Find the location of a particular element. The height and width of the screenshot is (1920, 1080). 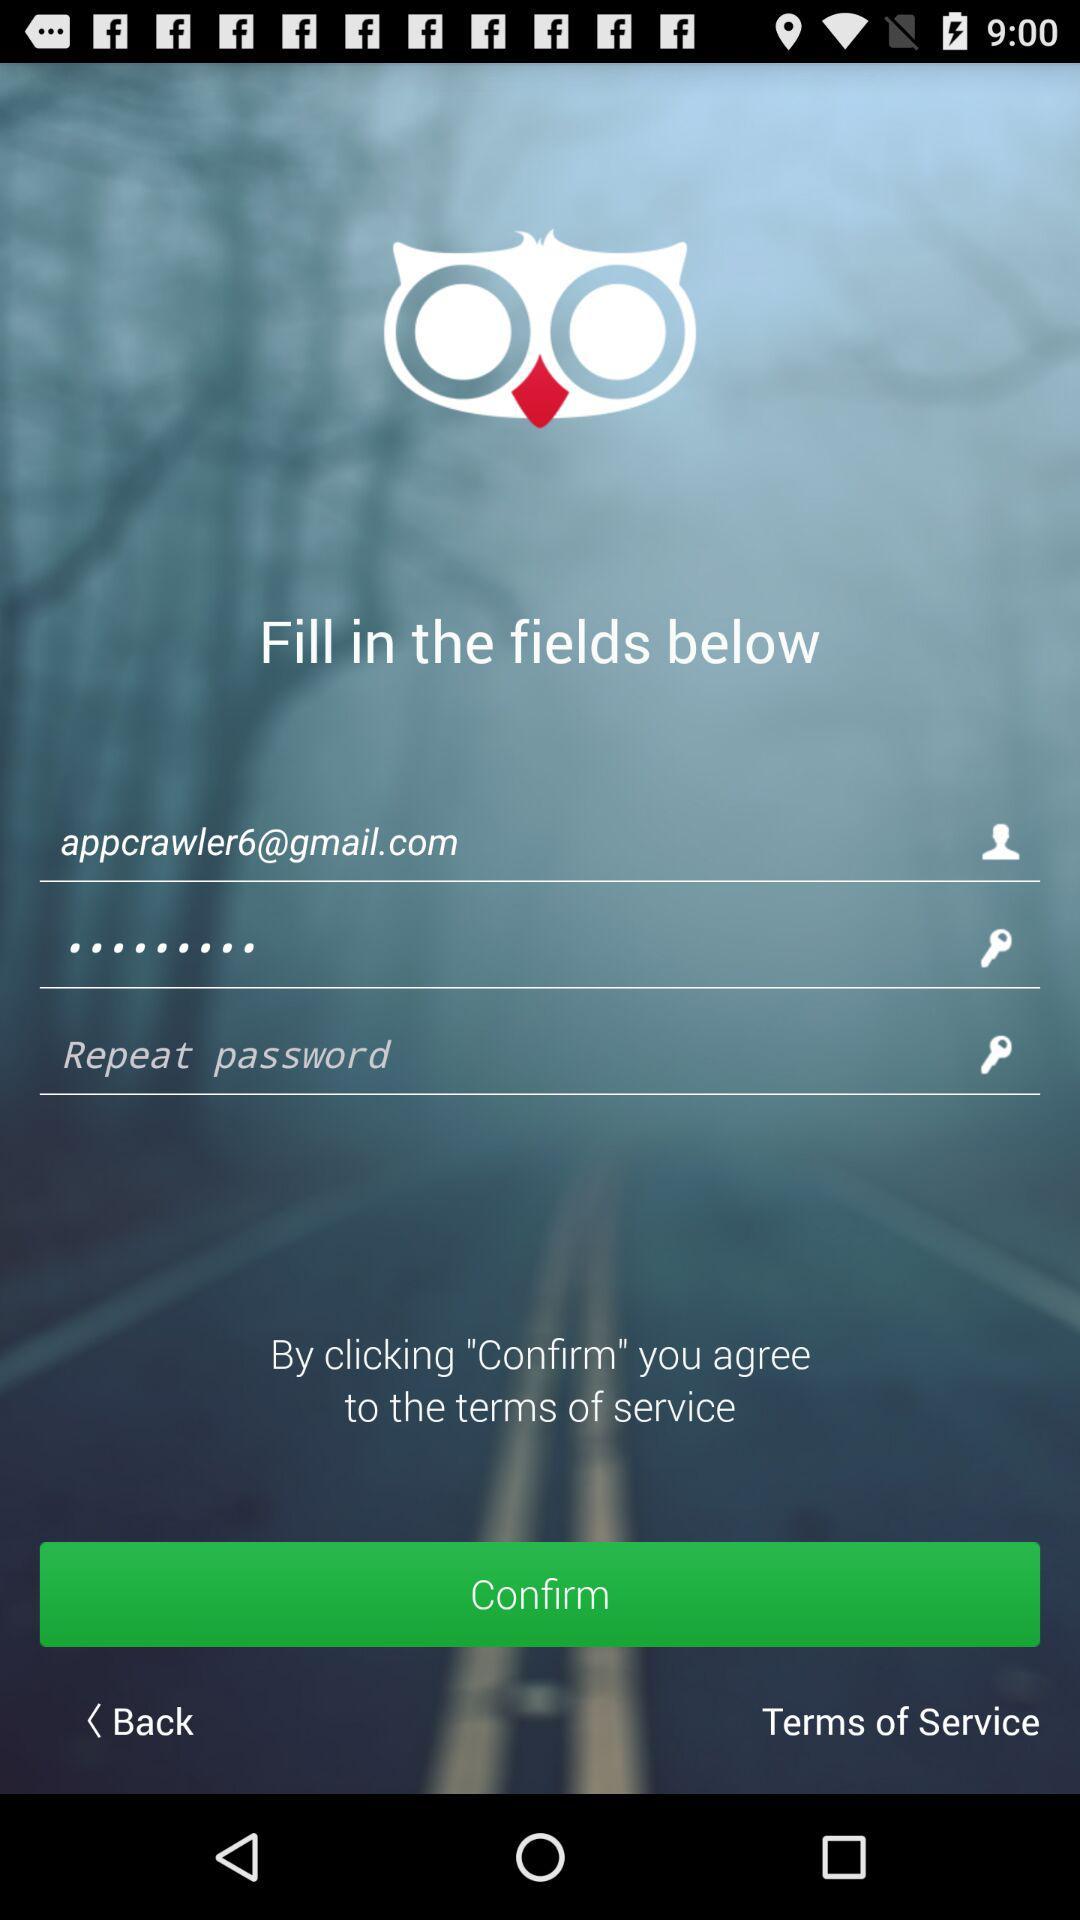

repeat password is located at coordinates (510, 1053).